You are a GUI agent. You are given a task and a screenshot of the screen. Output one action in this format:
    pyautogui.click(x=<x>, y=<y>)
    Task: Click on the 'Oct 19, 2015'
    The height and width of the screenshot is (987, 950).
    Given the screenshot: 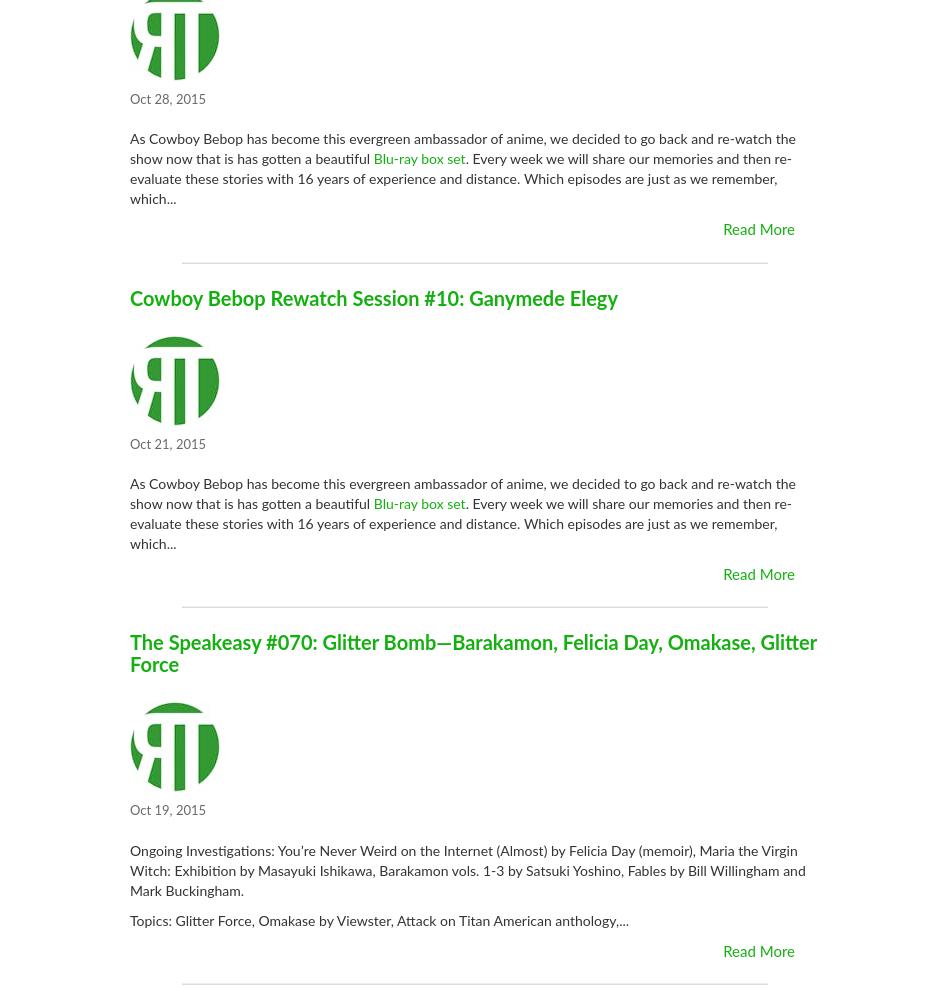 What is the action you would take?
    pyautogui.click(x=167, y=811)
    